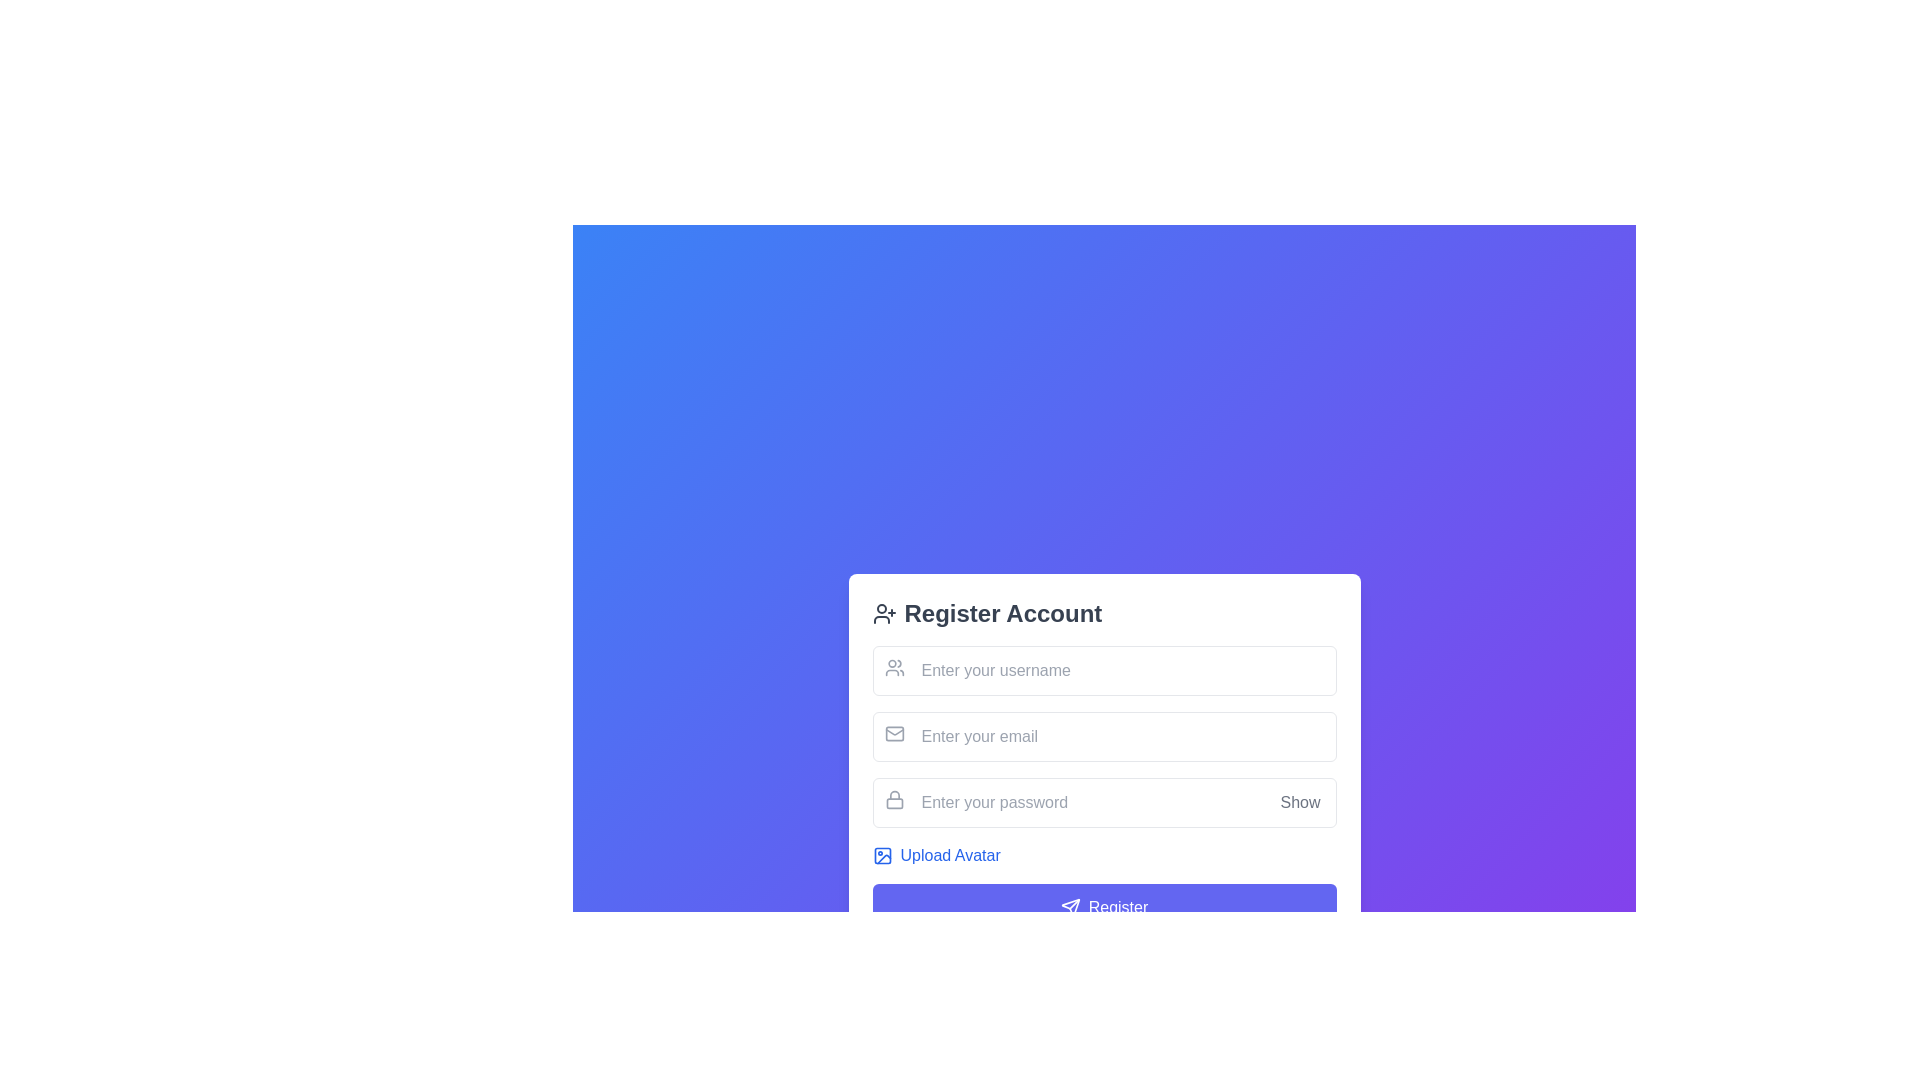 The width and height of the screenshot is (1920, 1080). Describe the element at coordinates (893, 733) in the screenshot. I see `the rectangular base of the email icon, located to the left of the 'Enter your email' input field in the form layout` at that location.